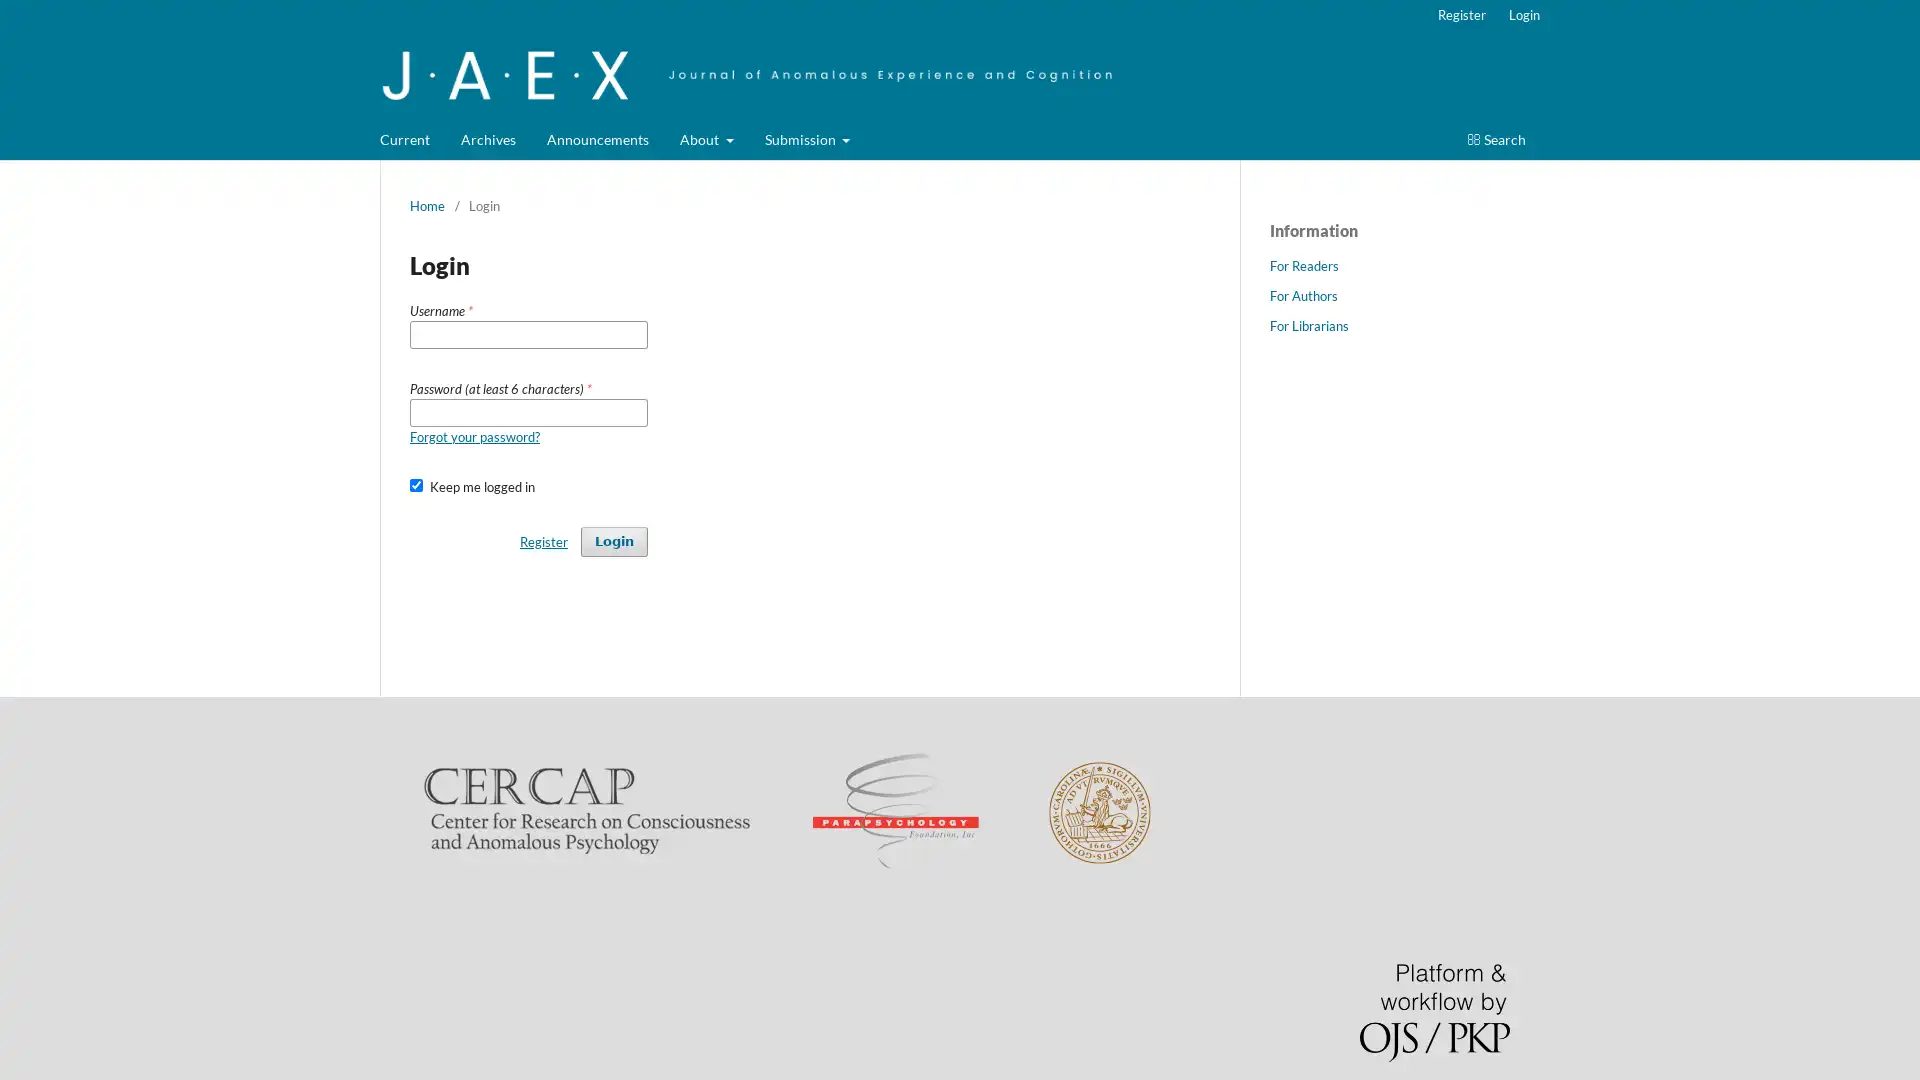 The image size is (1920, 1080). What do you see at coordinates (613, 540) in the screenshot?
I see `Login` at bounding box center [613, 540].